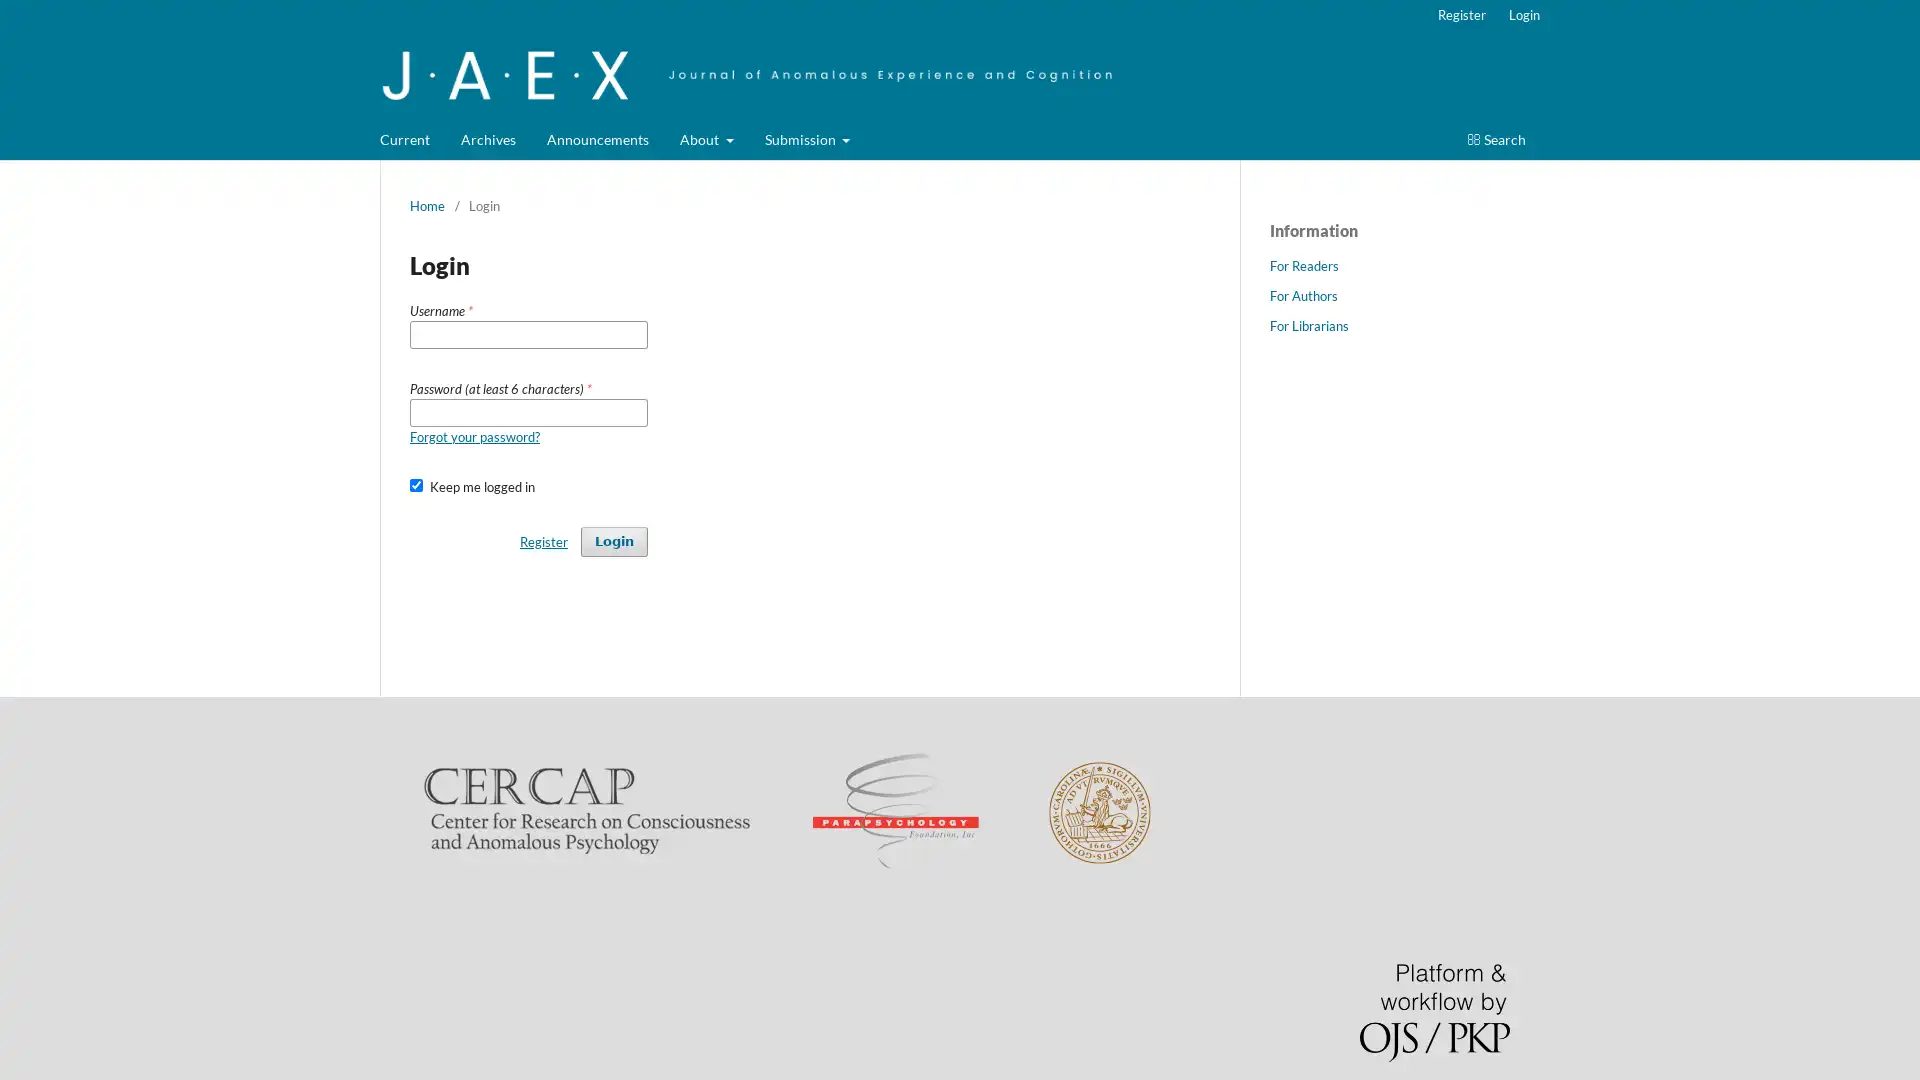 The image size is (1920, 1080). What do you see at coordinates (613, 540) in the screenshot?
I see `Login` at bounding box center [613, 540].